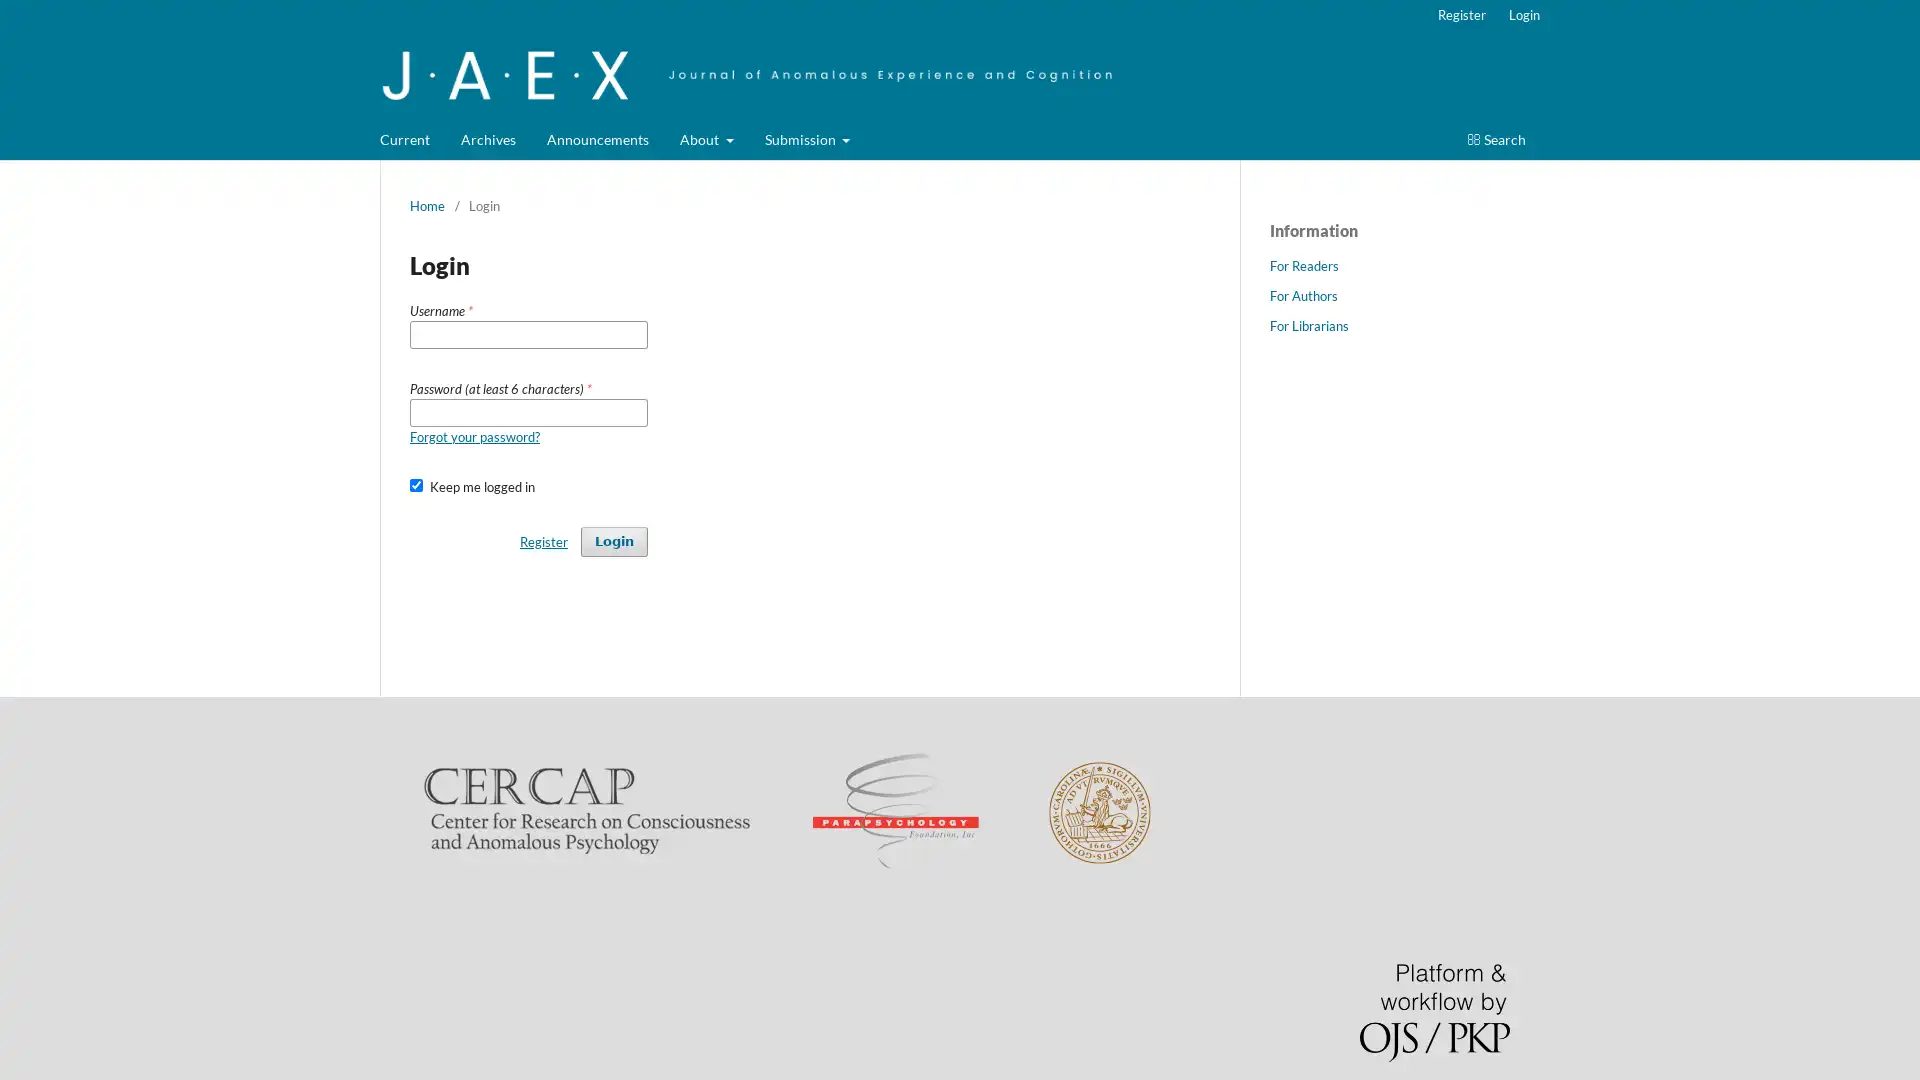 The image size is (1920, 1080). What do you see at coordinates (613, 540) in the screenshot?
I see `Login` at bounding box center [613, 540].